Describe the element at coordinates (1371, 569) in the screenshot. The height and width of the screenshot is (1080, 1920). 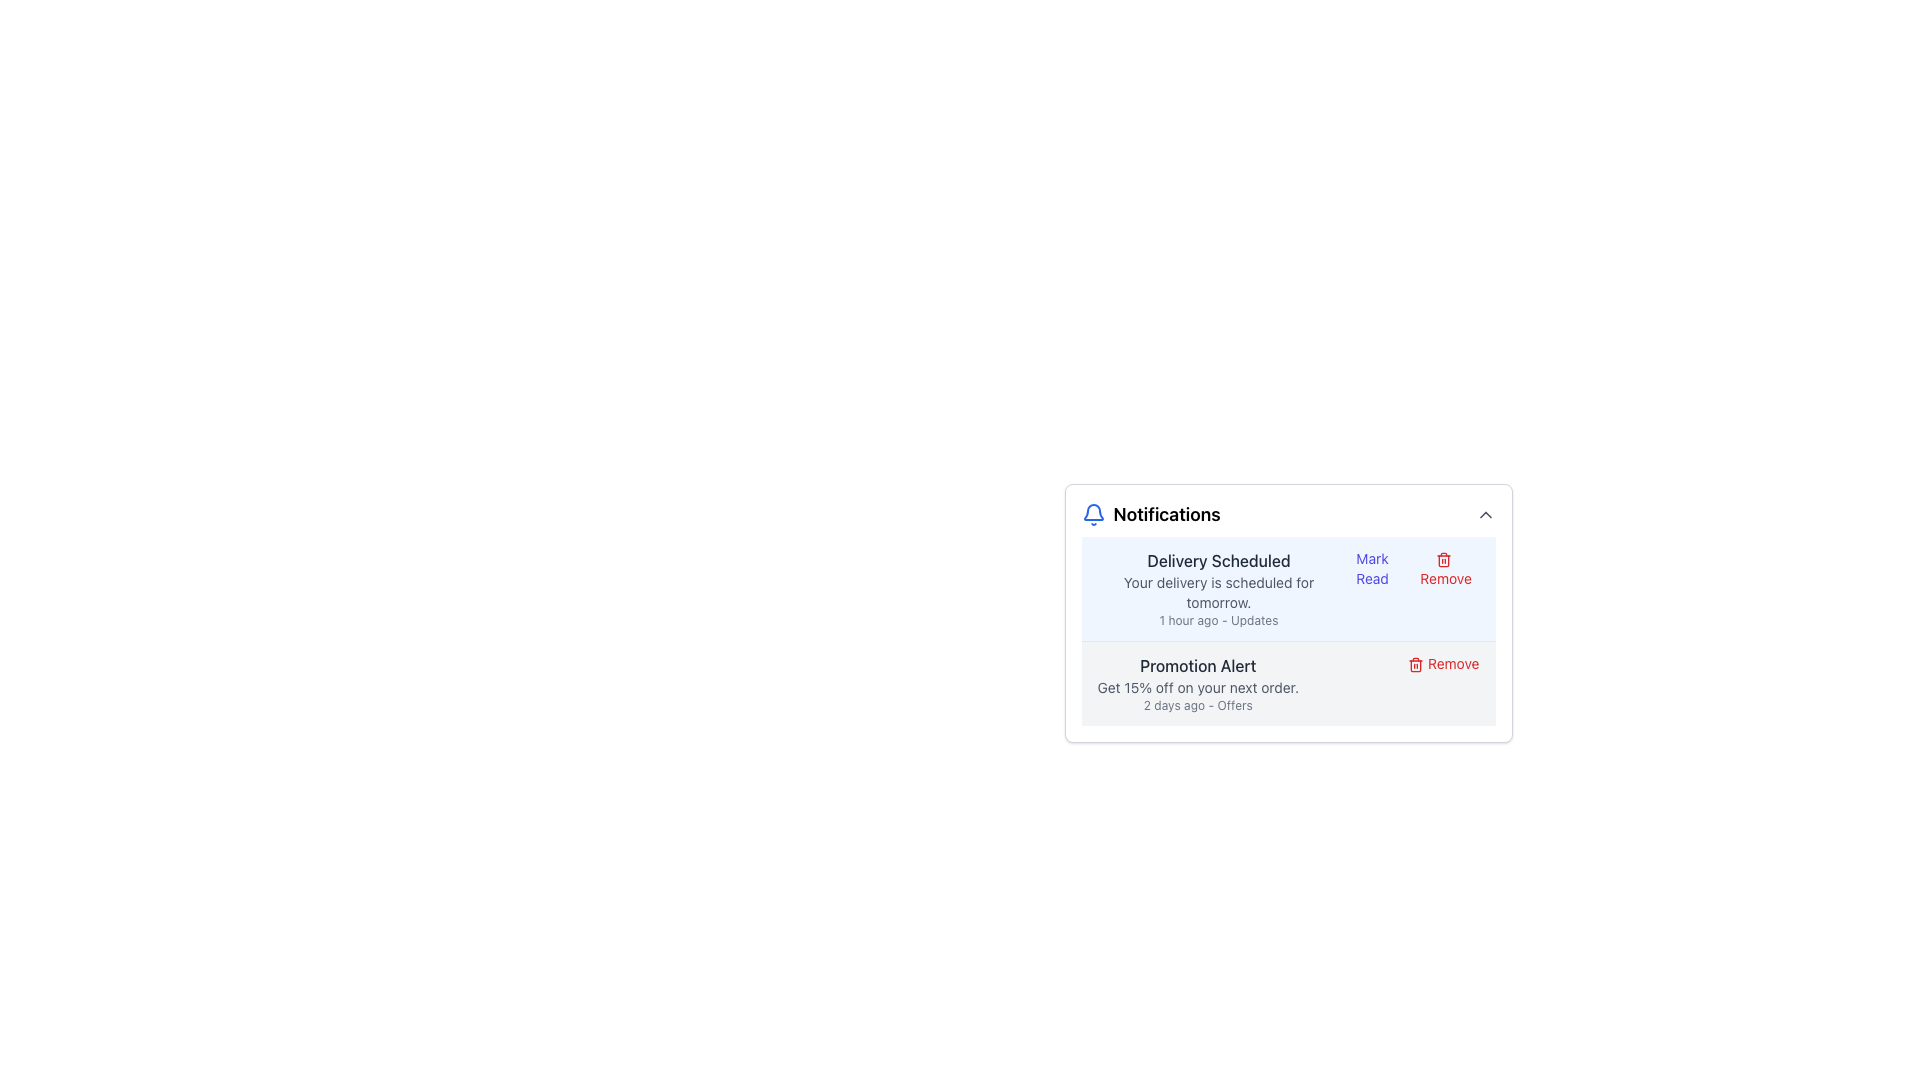
I see `the 'Mark Read' text button in the notification panel to mark the notification as read` at that location.